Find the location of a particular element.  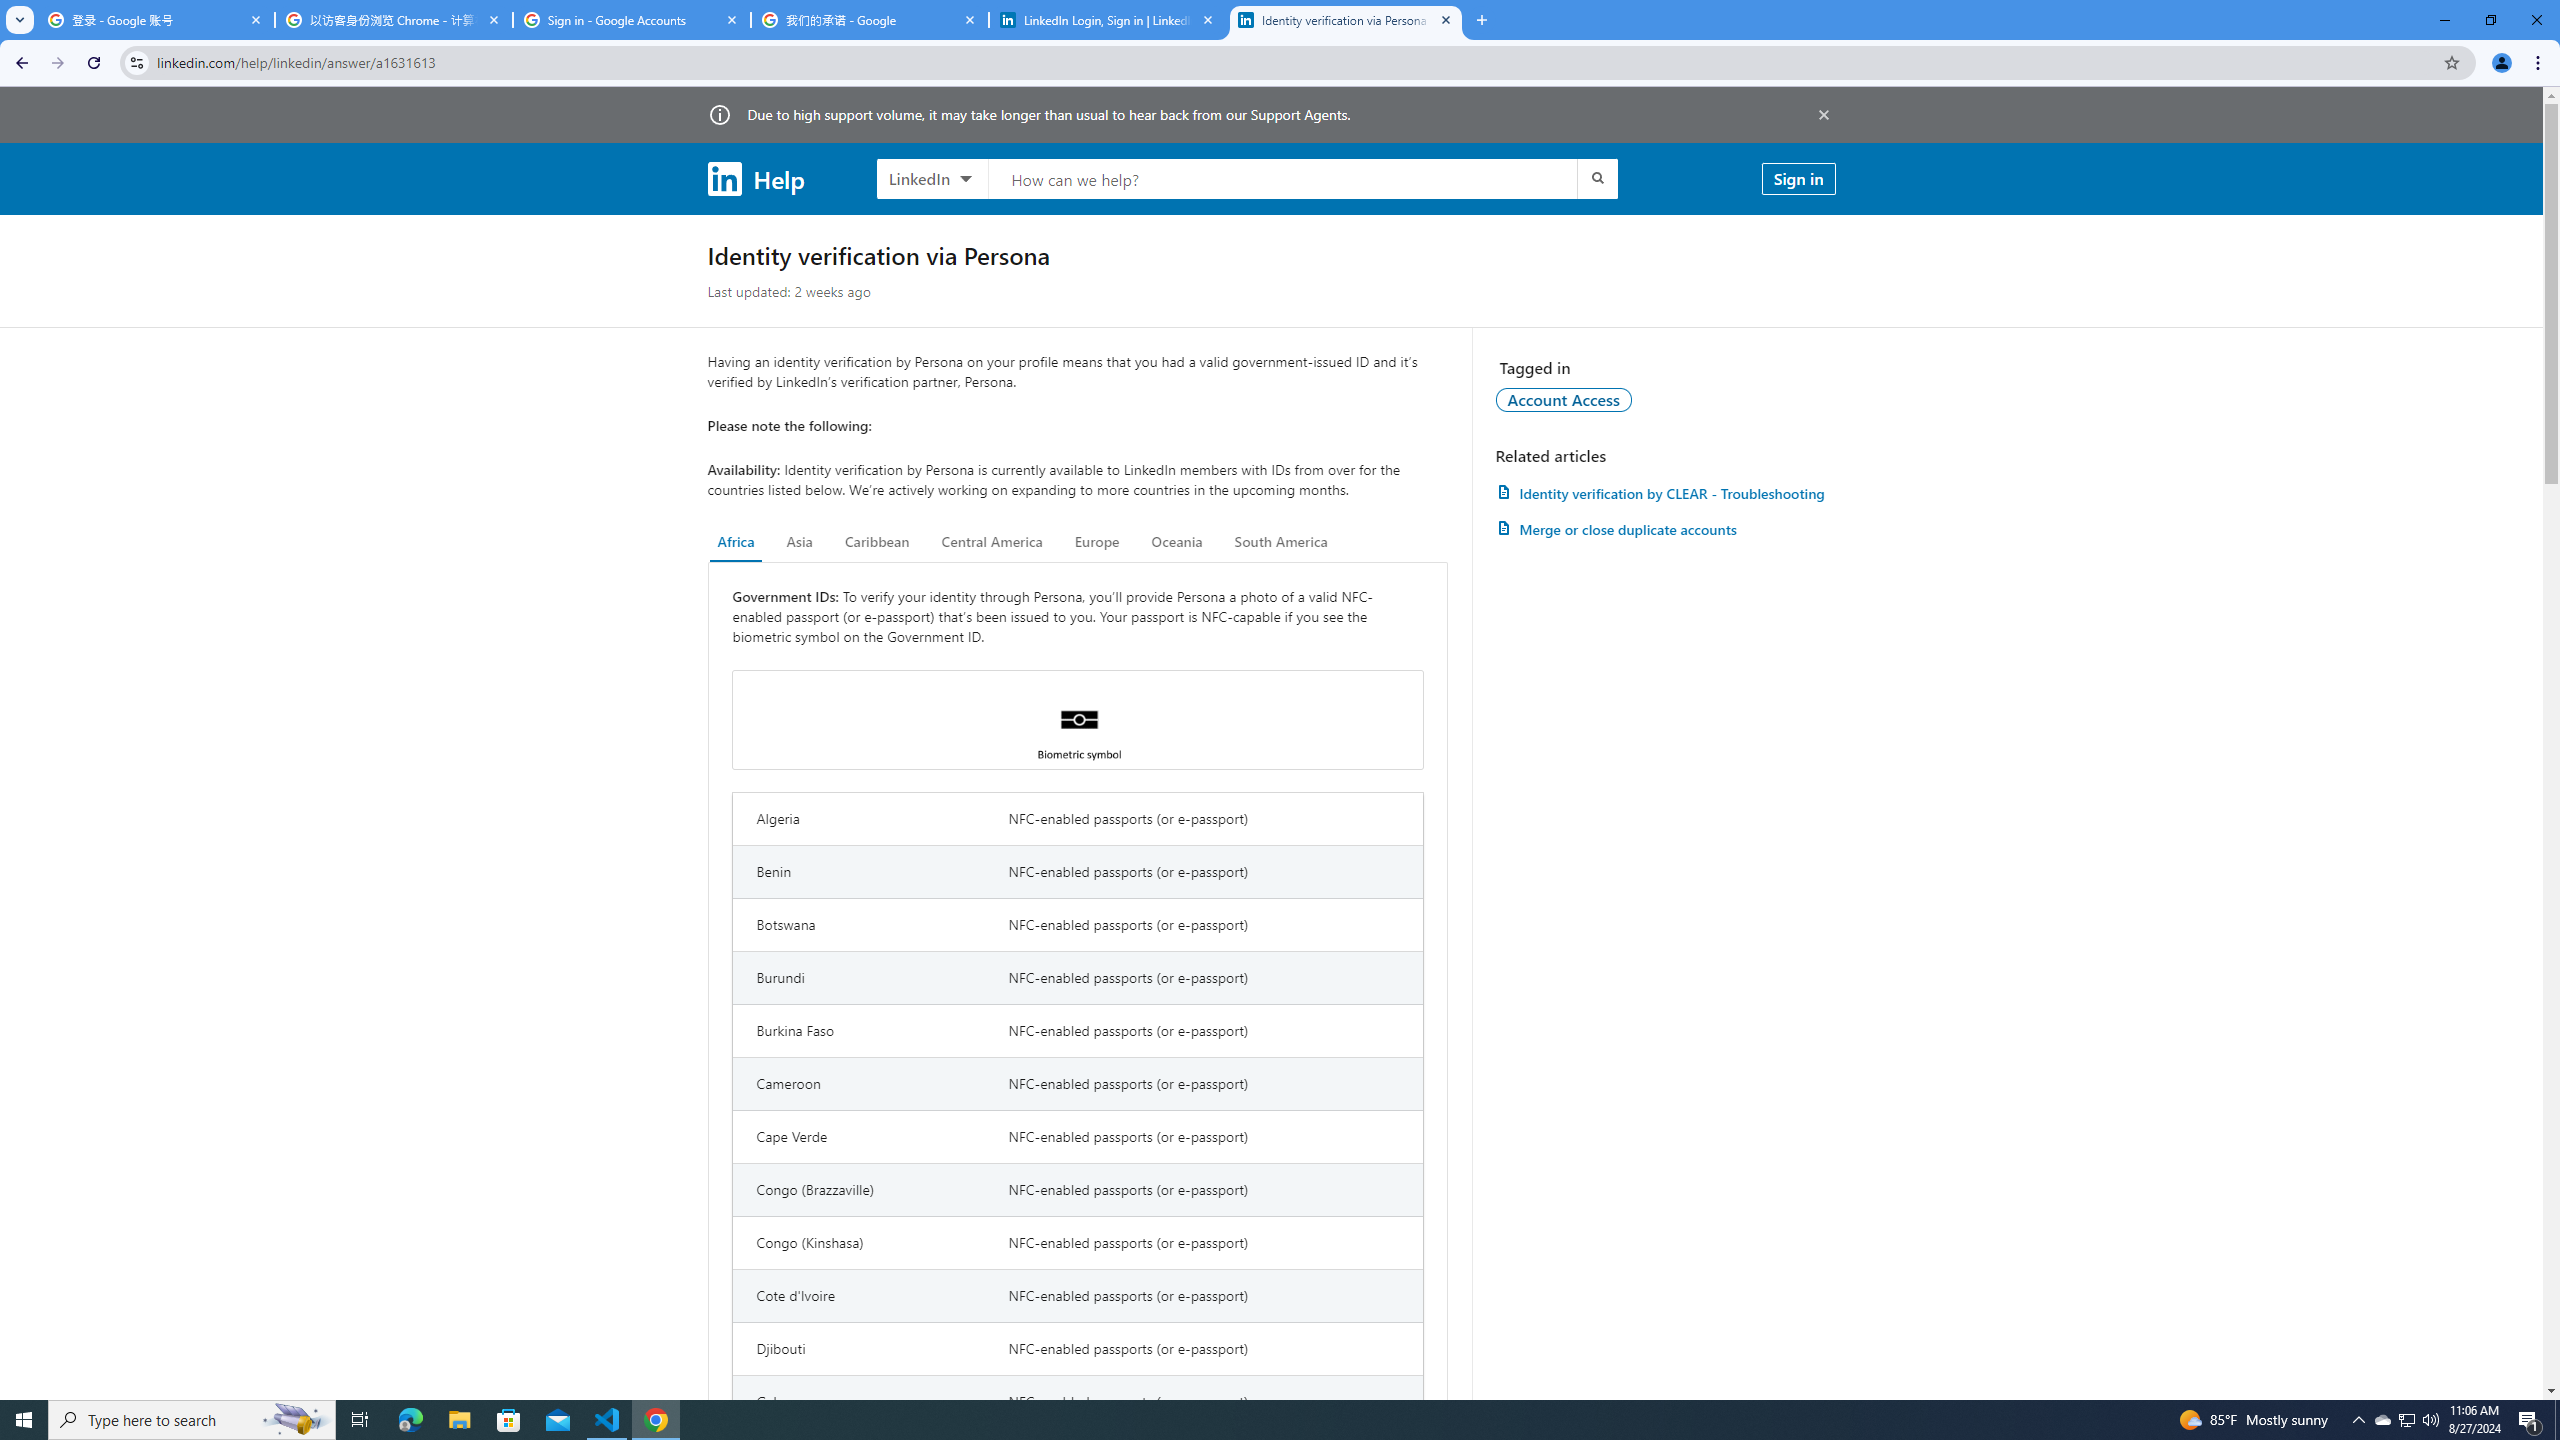

'AutomationID: article-link-a1337200' is located at coordinates (1664, 528).